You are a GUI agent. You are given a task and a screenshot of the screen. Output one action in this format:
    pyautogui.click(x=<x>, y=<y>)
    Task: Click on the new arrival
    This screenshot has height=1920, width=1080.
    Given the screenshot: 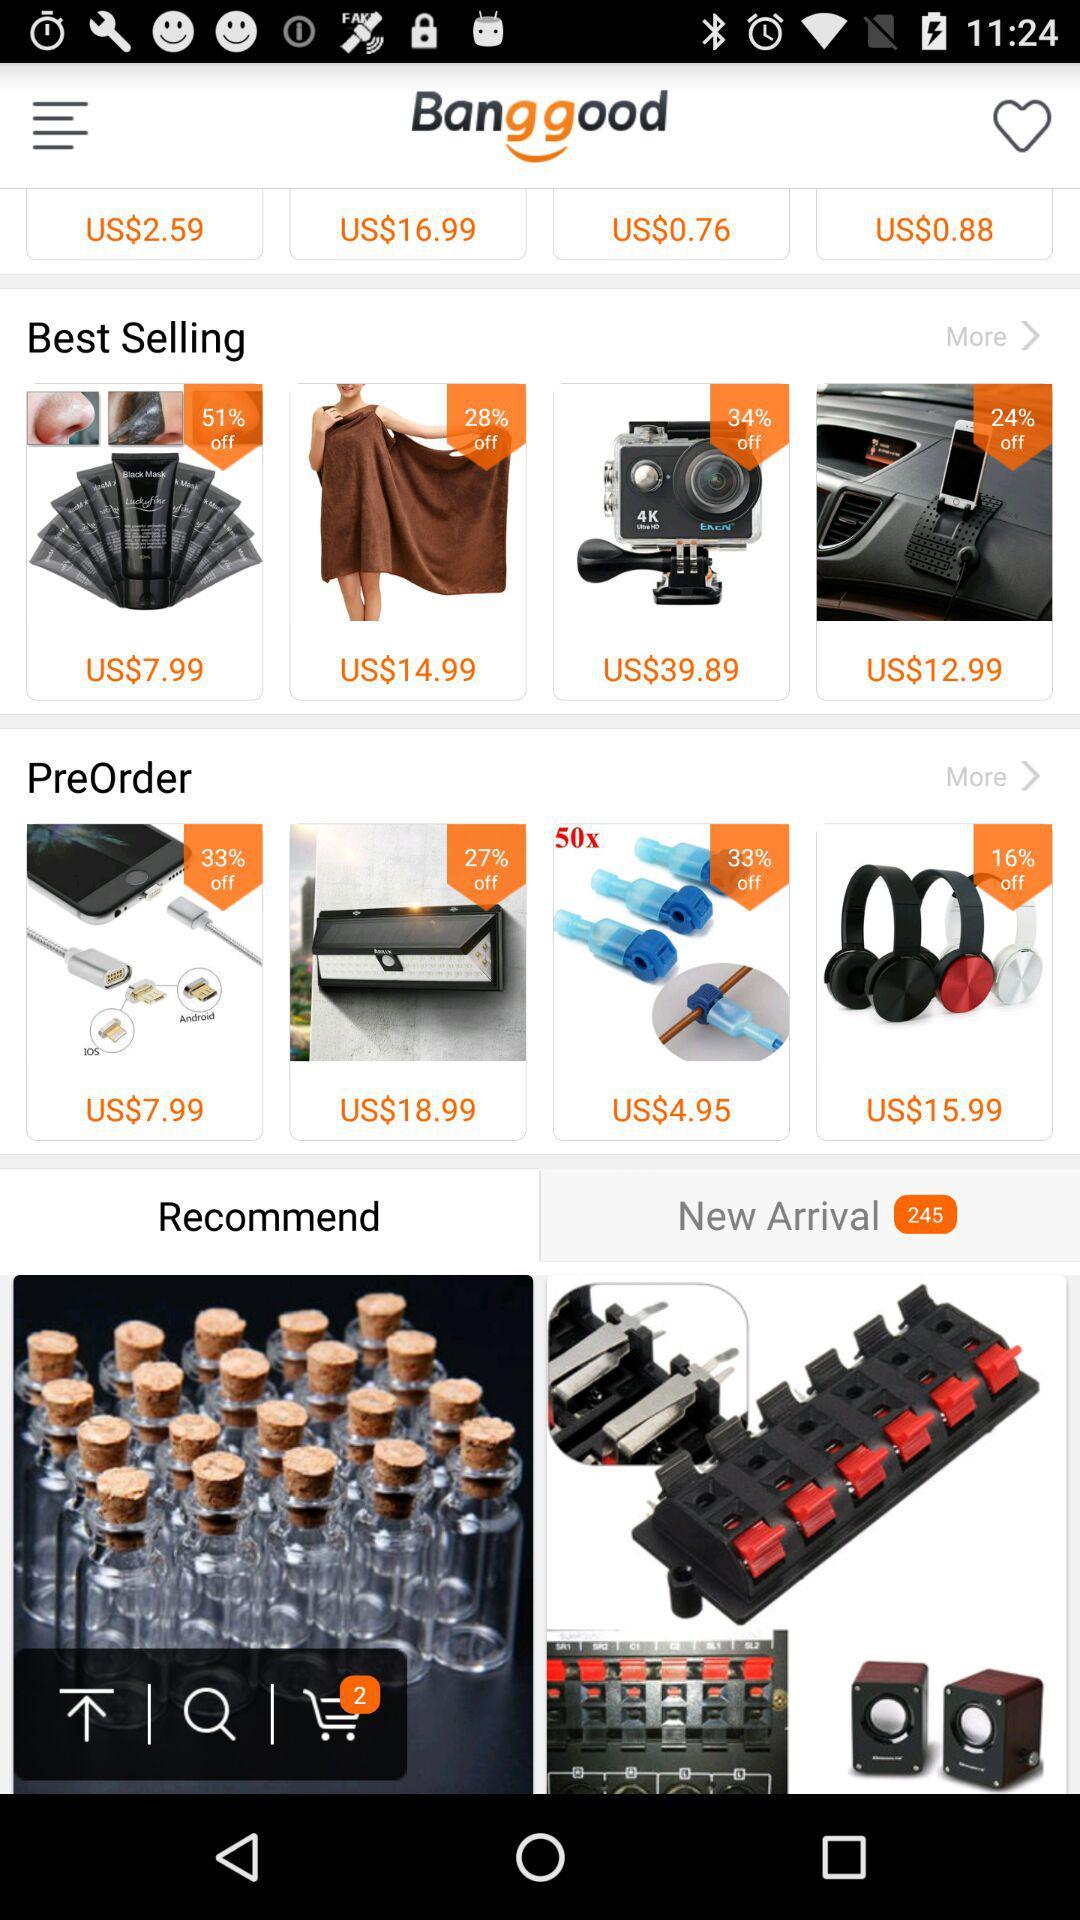 What is the action you would take?
    pyautogui.click(x=777, y=1213)
    